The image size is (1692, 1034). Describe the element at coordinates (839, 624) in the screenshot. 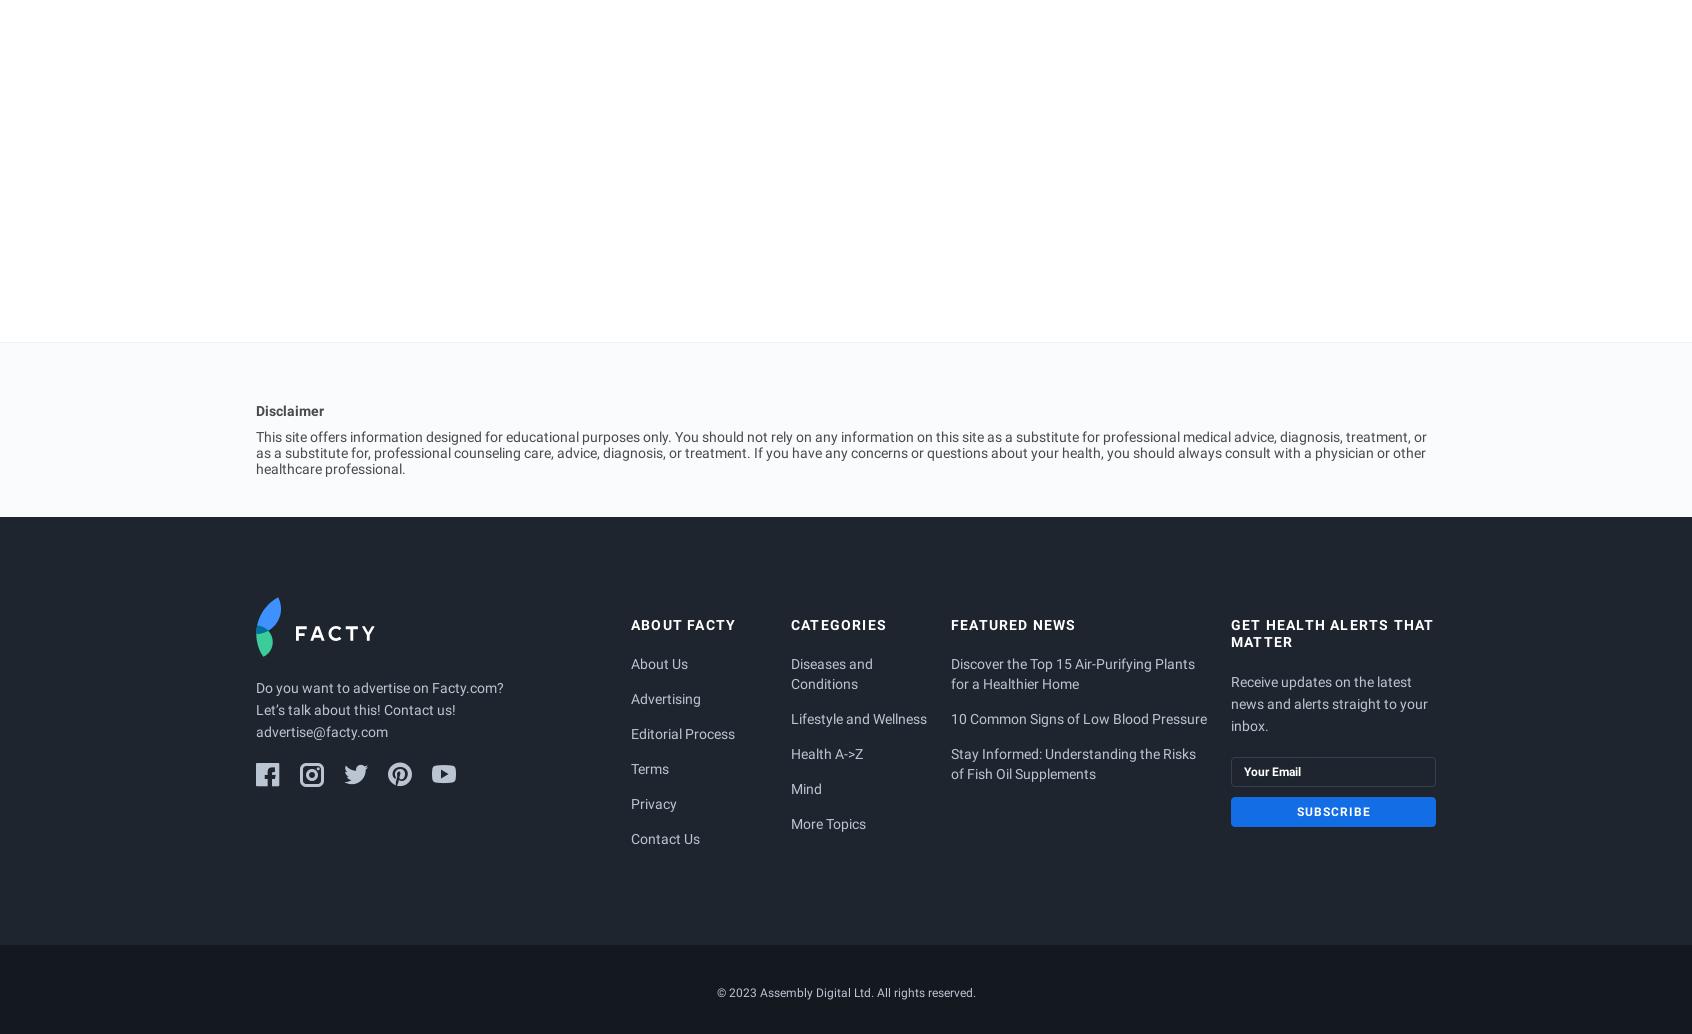

I see `'Categories'` at that location.